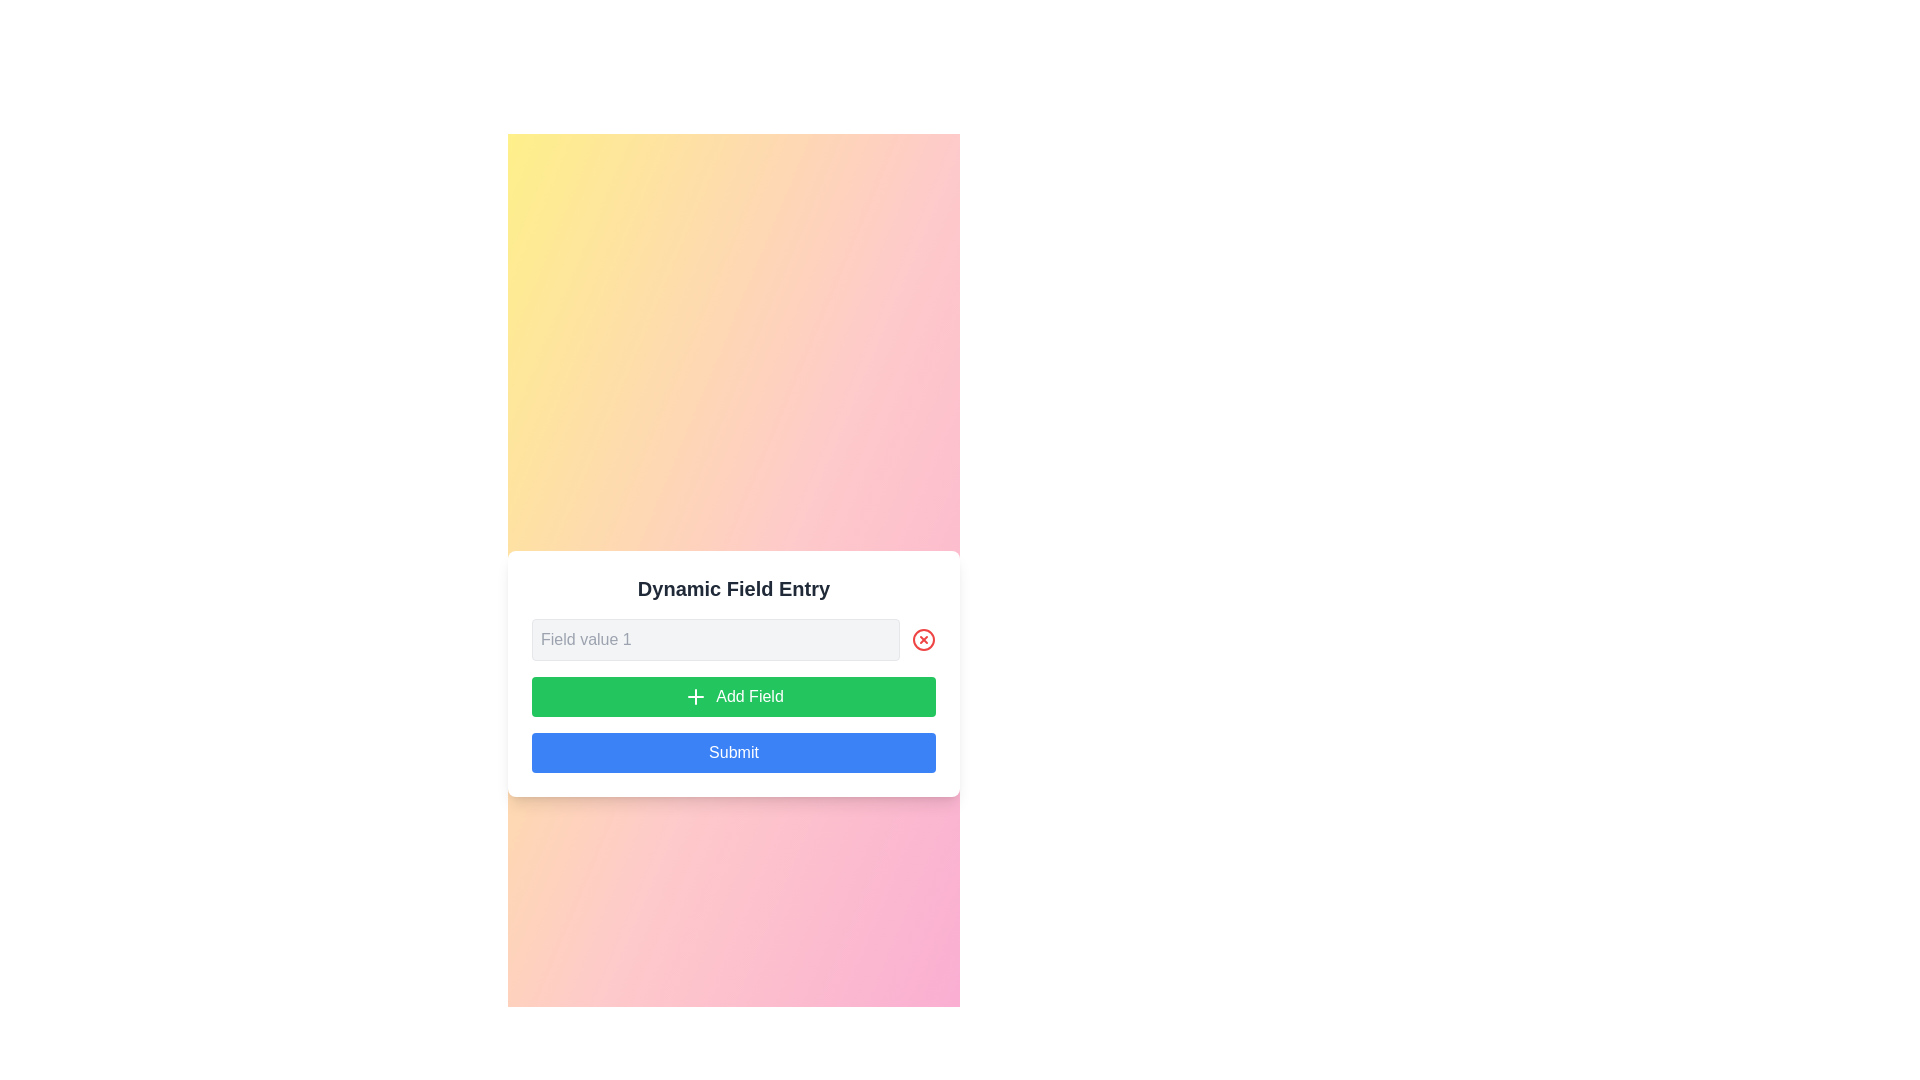 The width and height of the screenshot is (1920, 1080). Describe the element at coordinates (733, 588) in the screenshot. I see `the static text label that serves as the title for the form related to managing dynamic fields` at that location.